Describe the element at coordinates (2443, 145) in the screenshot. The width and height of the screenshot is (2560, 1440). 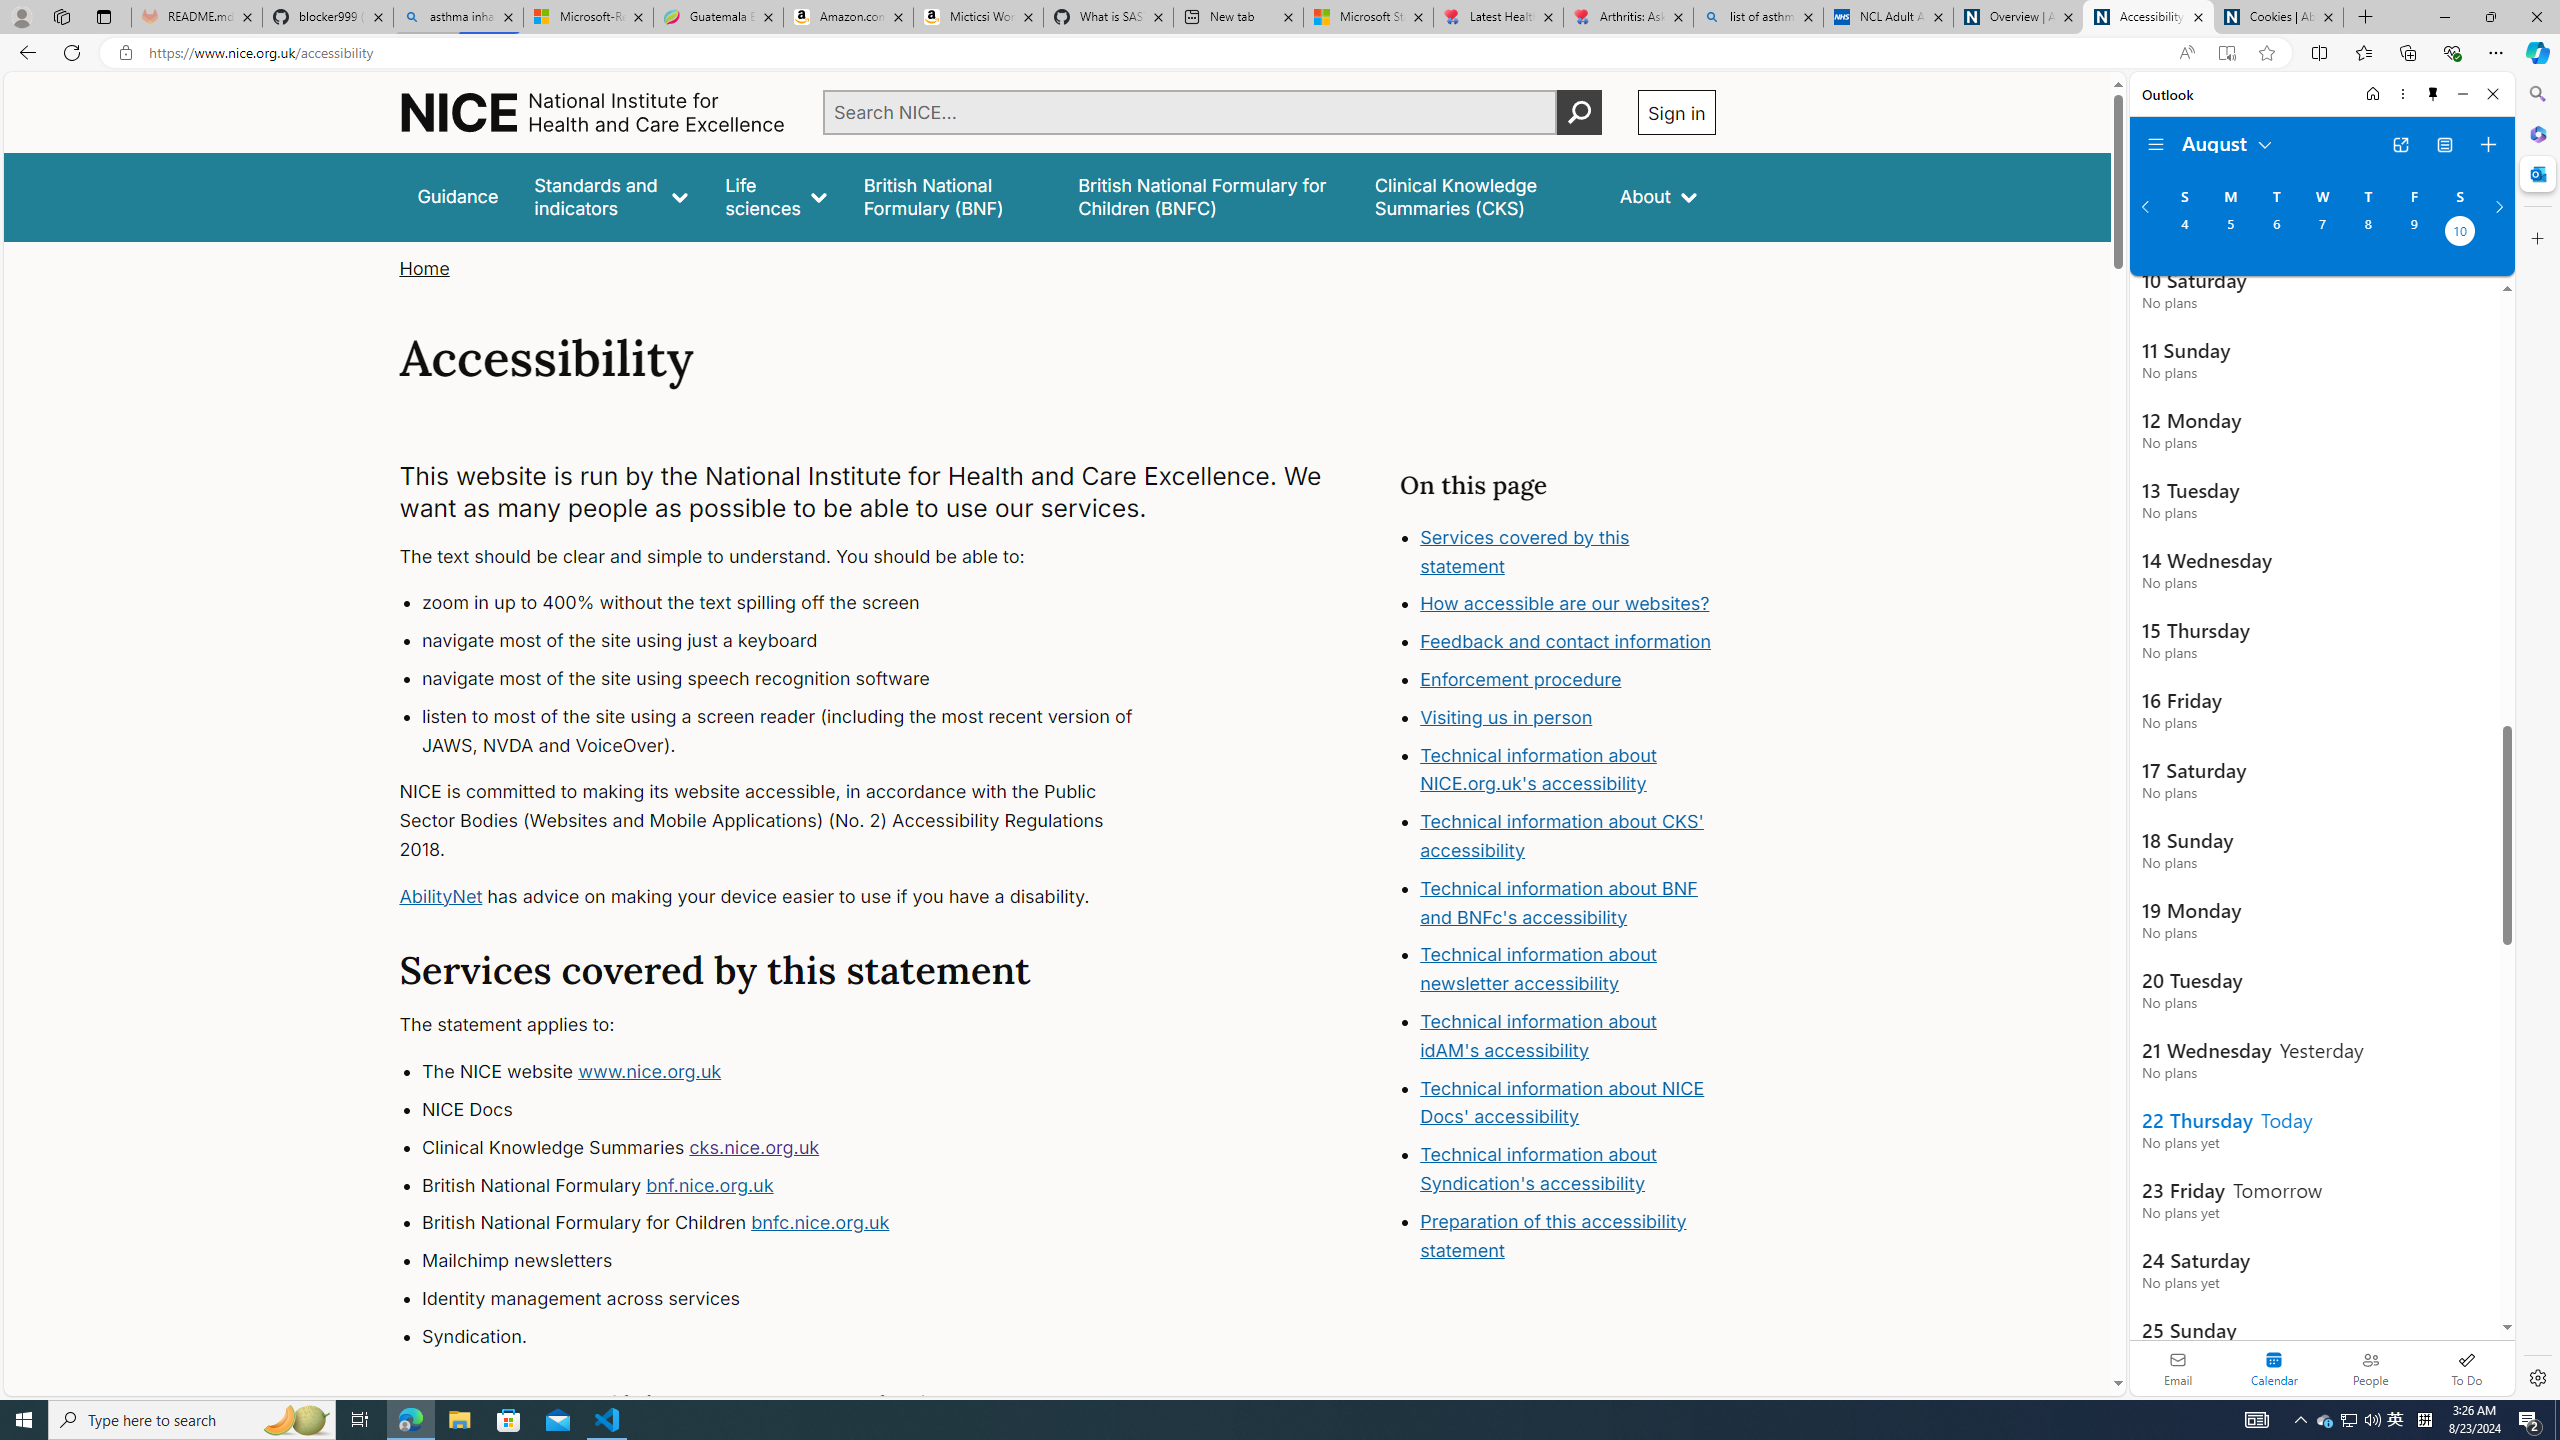
I see `'View Switcher. Current view is Agenda view'` at that location.